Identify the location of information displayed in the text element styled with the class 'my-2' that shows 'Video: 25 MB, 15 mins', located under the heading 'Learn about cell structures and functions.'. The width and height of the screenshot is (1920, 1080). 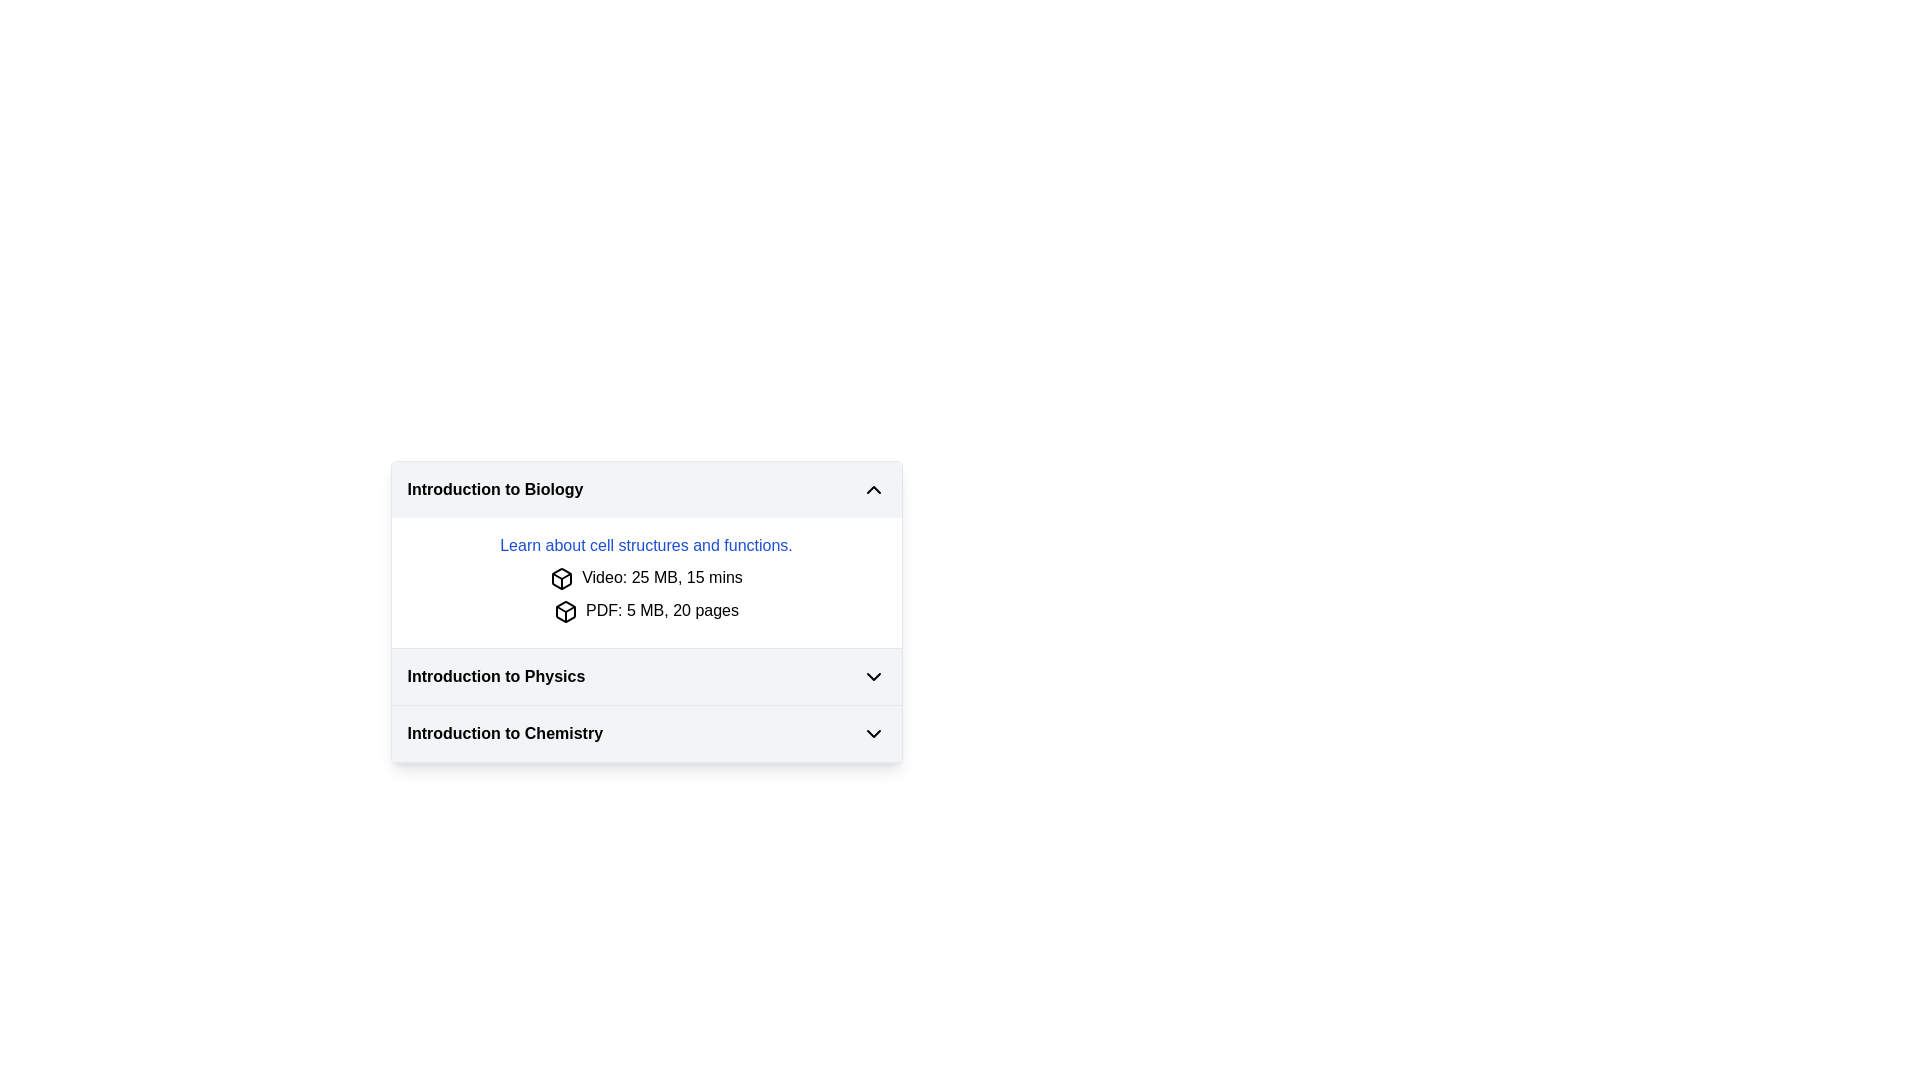
(646, 578).